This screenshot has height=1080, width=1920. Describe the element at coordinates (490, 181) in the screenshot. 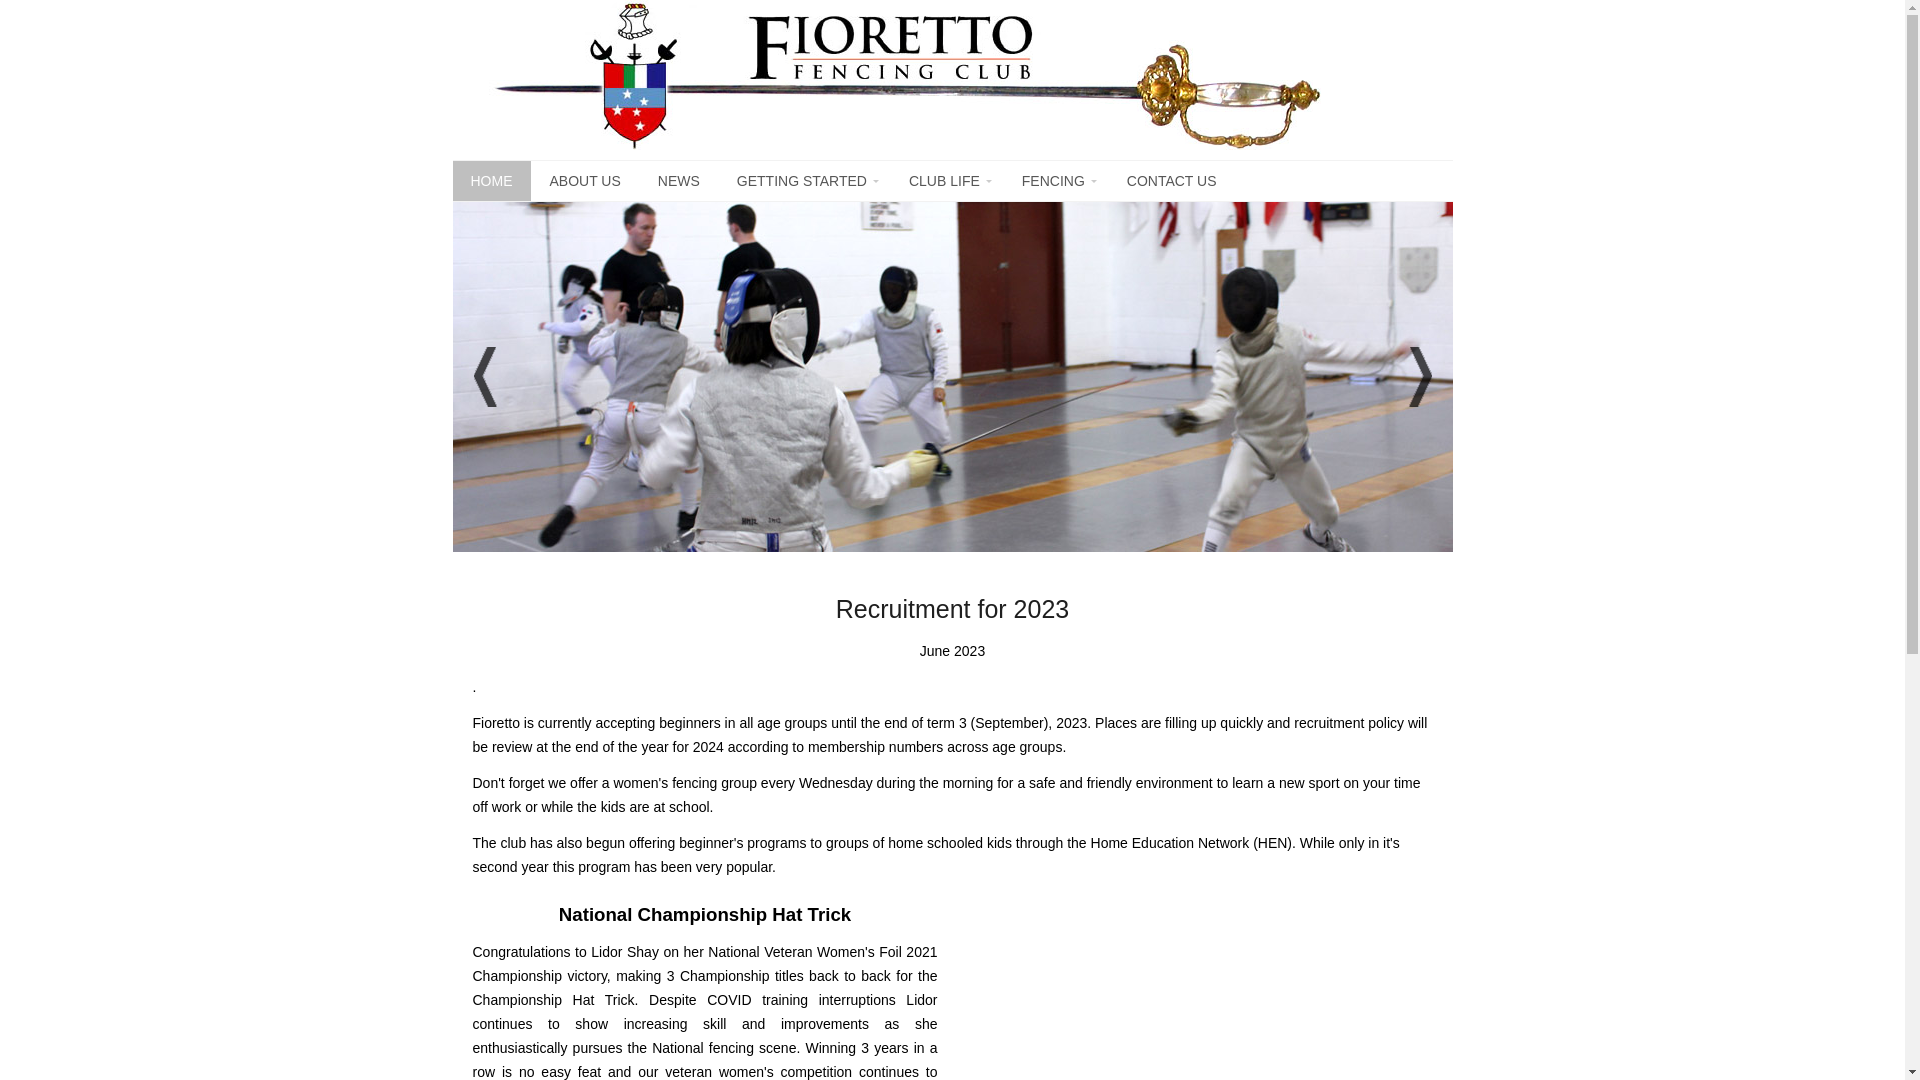

I see `'HOME'` at that location.